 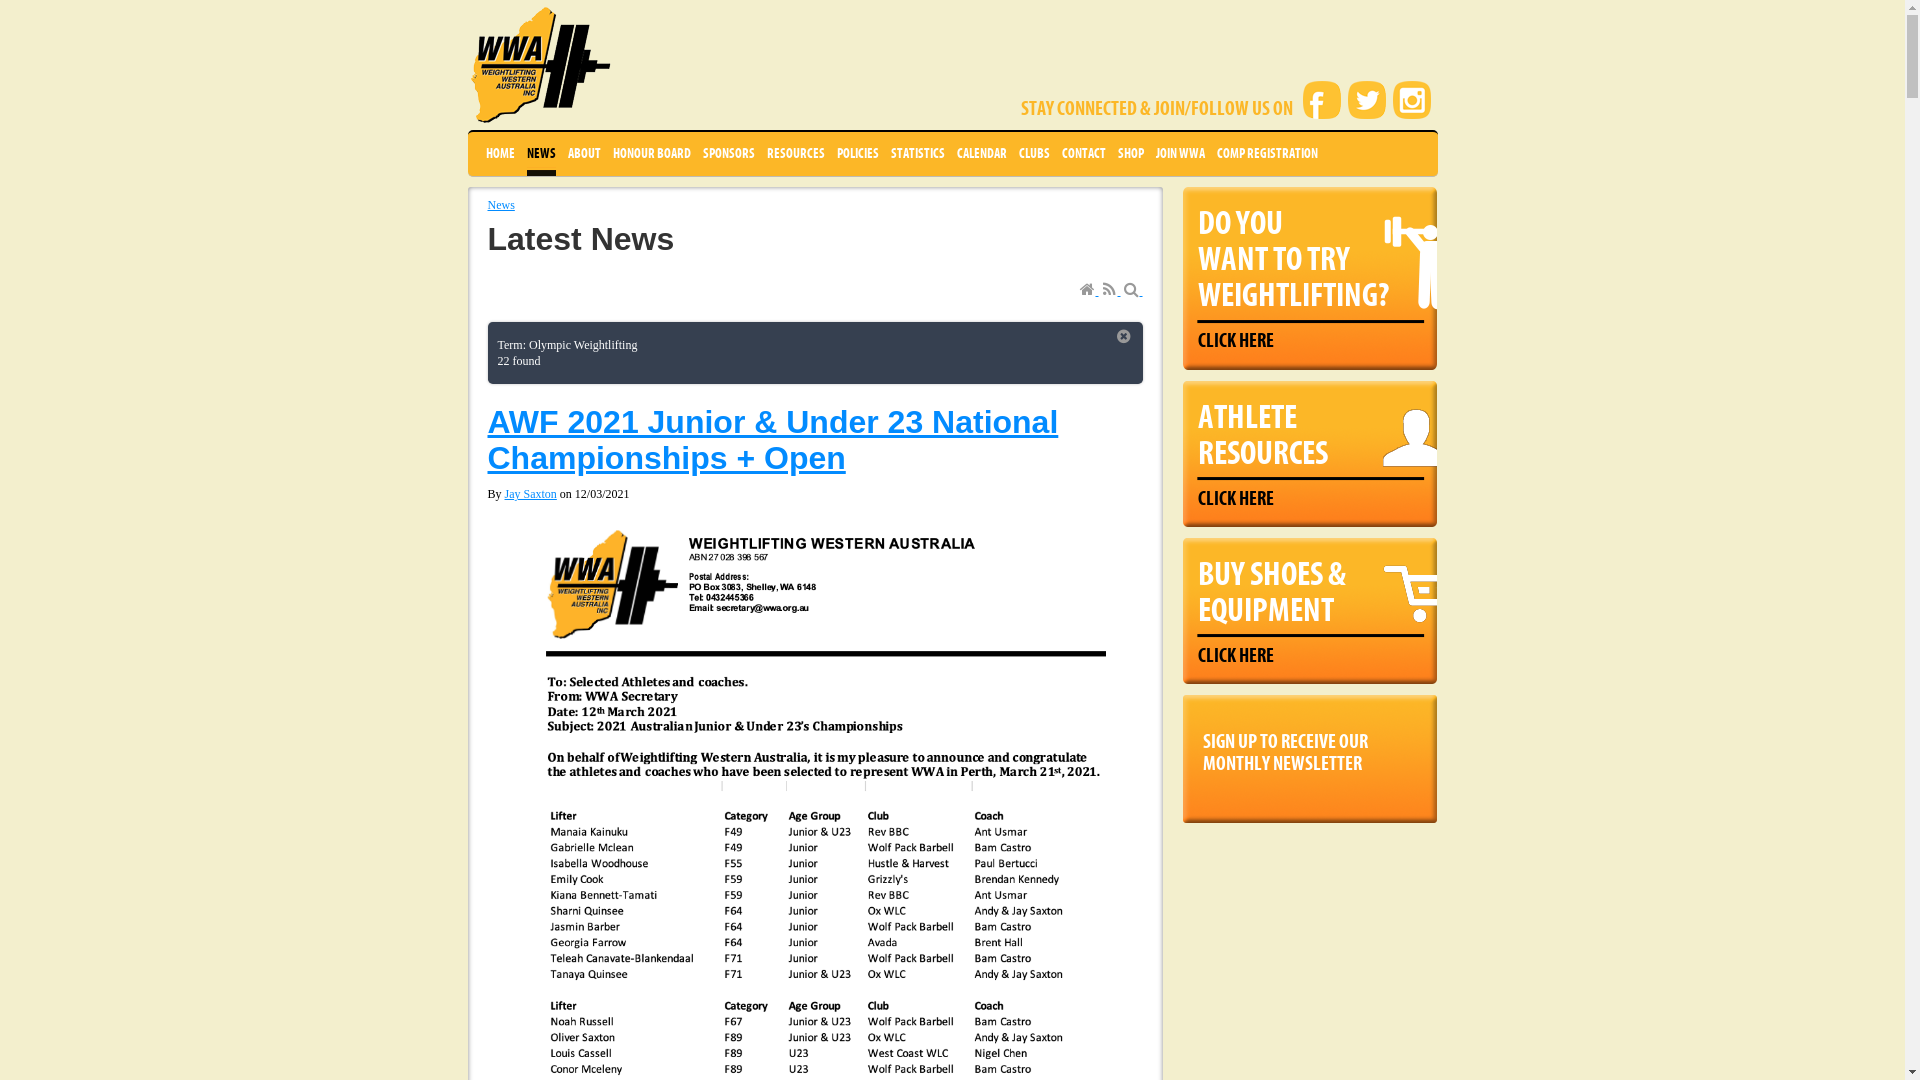 I want to click on 'RESOURCES', so click(x=794, y=153).